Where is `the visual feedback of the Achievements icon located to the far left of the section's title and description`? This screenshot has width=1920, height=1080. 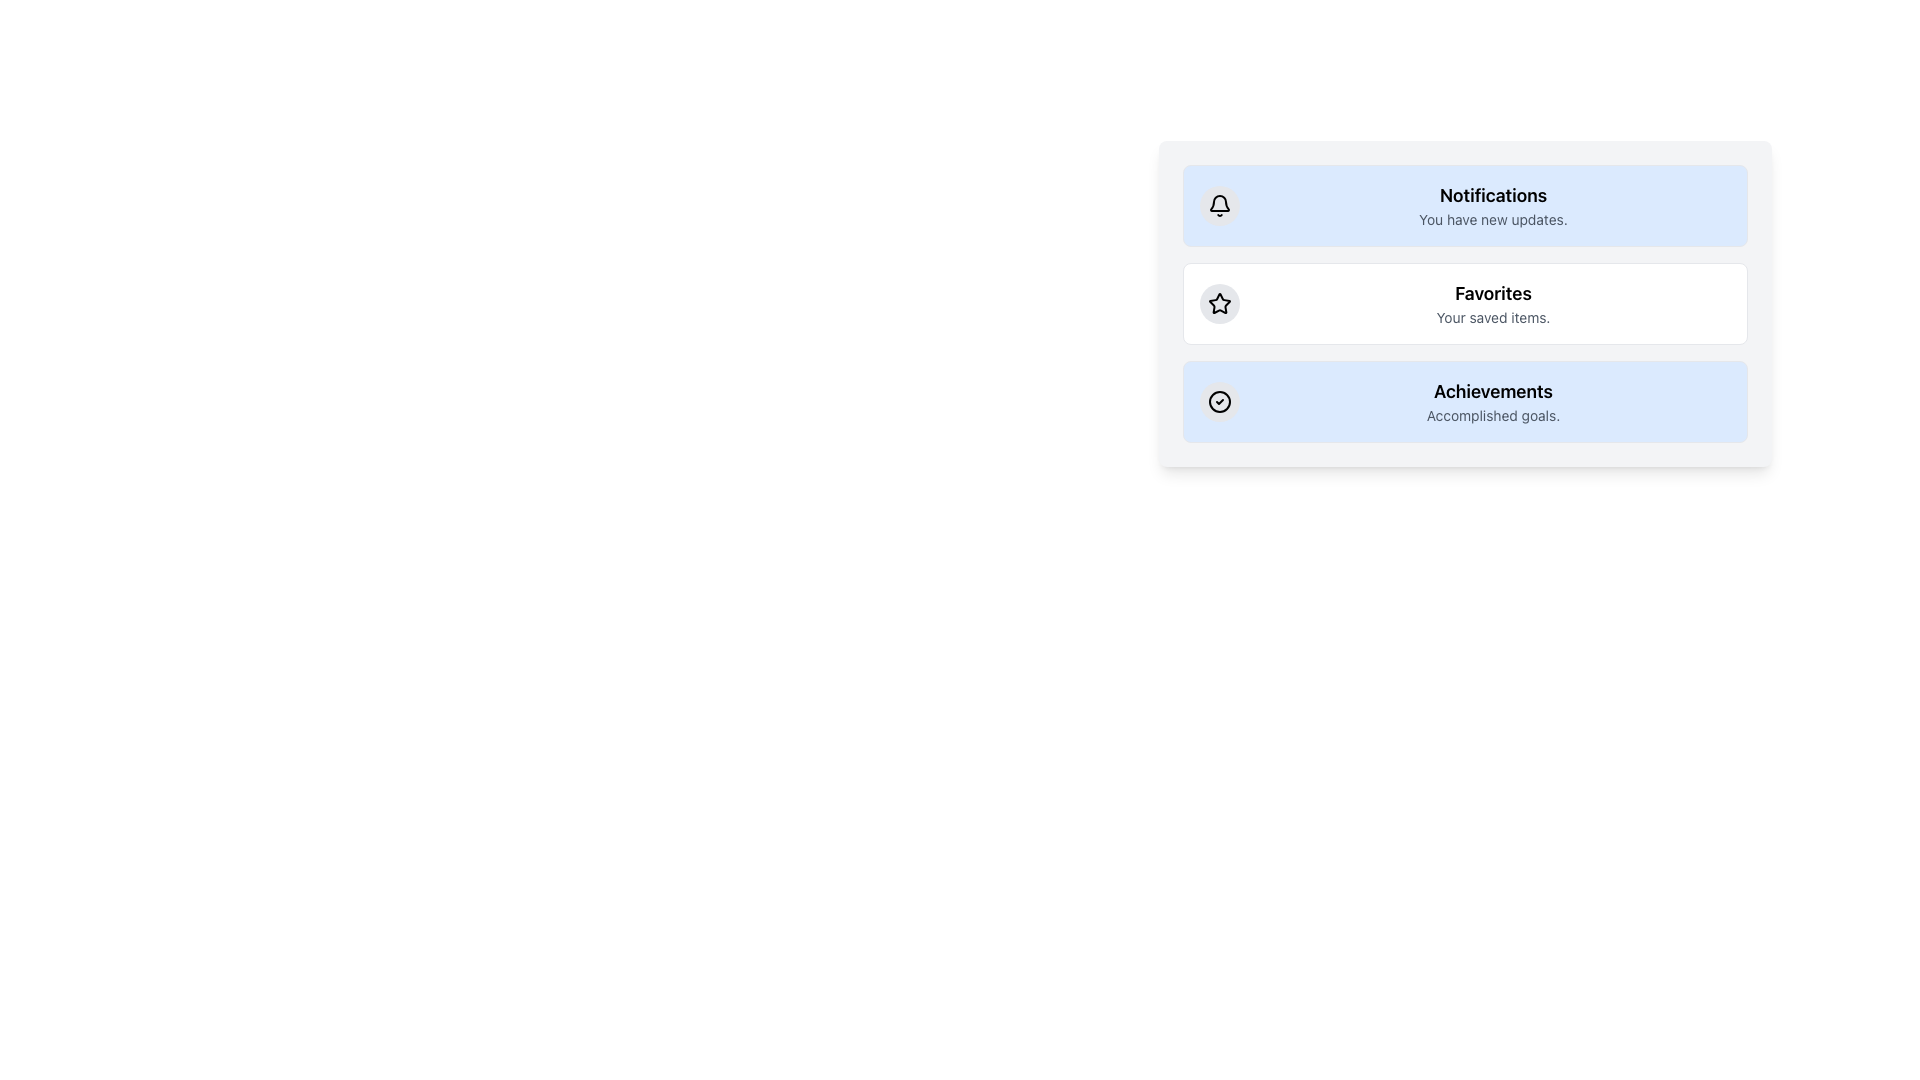 the visual feedback of the Achievements icon located to the far left of the section's title and description is located at coordinates (1218, 401).